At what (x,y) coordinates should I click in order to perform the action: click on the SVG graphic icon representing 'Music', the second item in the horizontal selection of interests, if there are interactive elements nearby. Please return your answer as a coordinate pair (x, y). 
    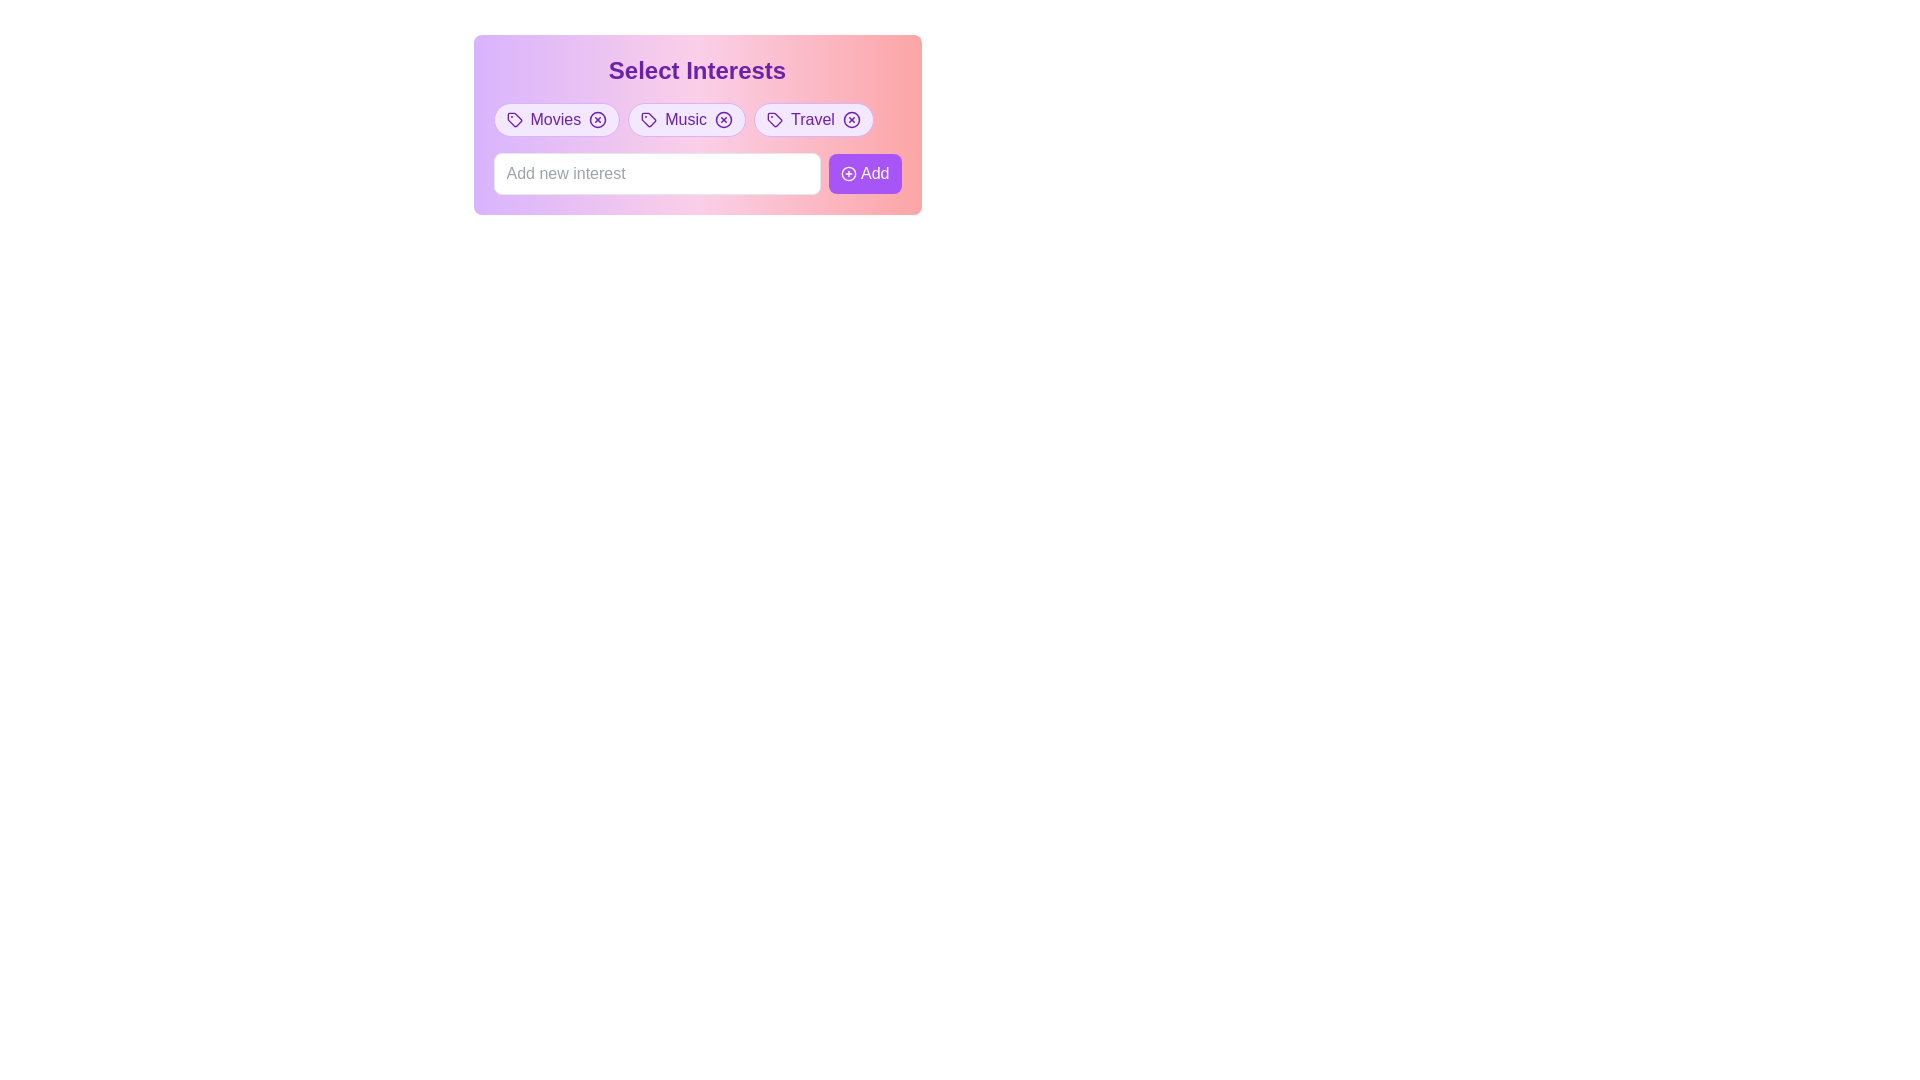
    Looking at the image, I should click on (649, 119).